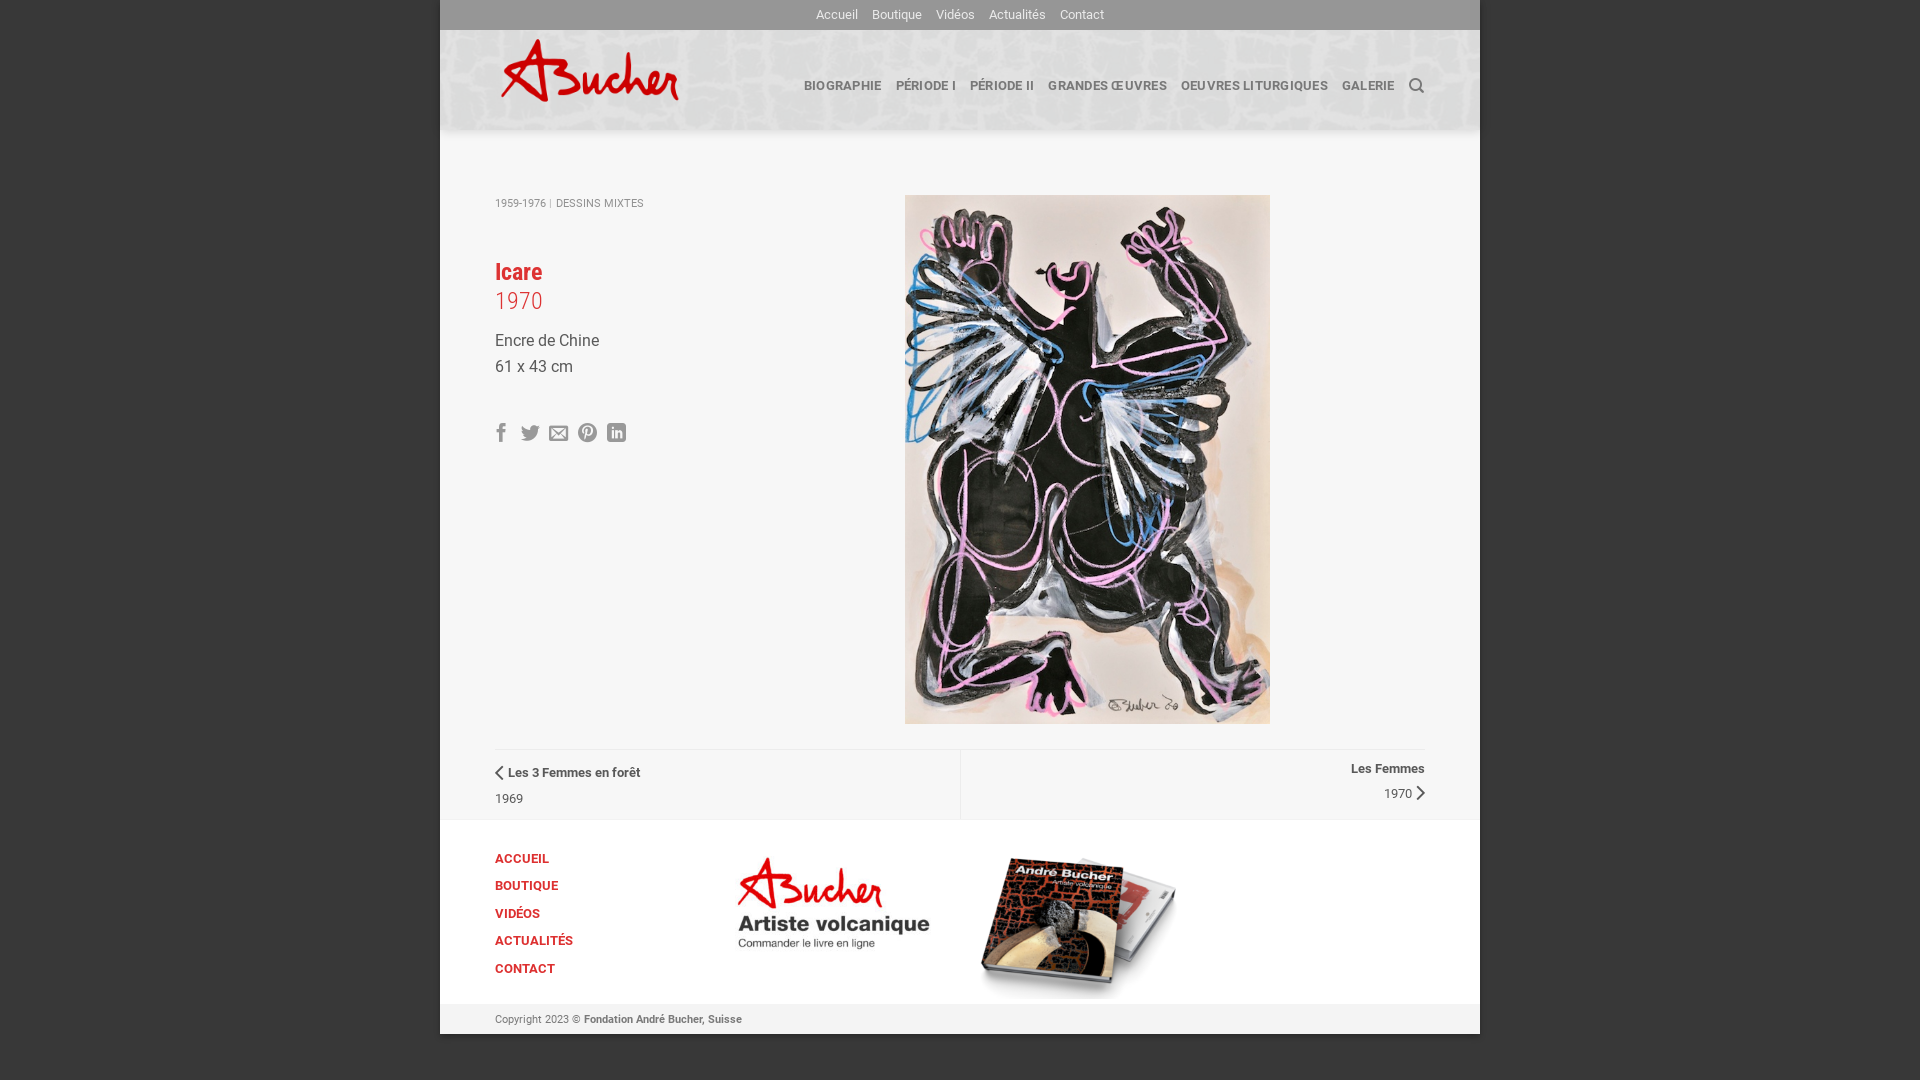  I want to click on '1959-1976', so click(520, 203).